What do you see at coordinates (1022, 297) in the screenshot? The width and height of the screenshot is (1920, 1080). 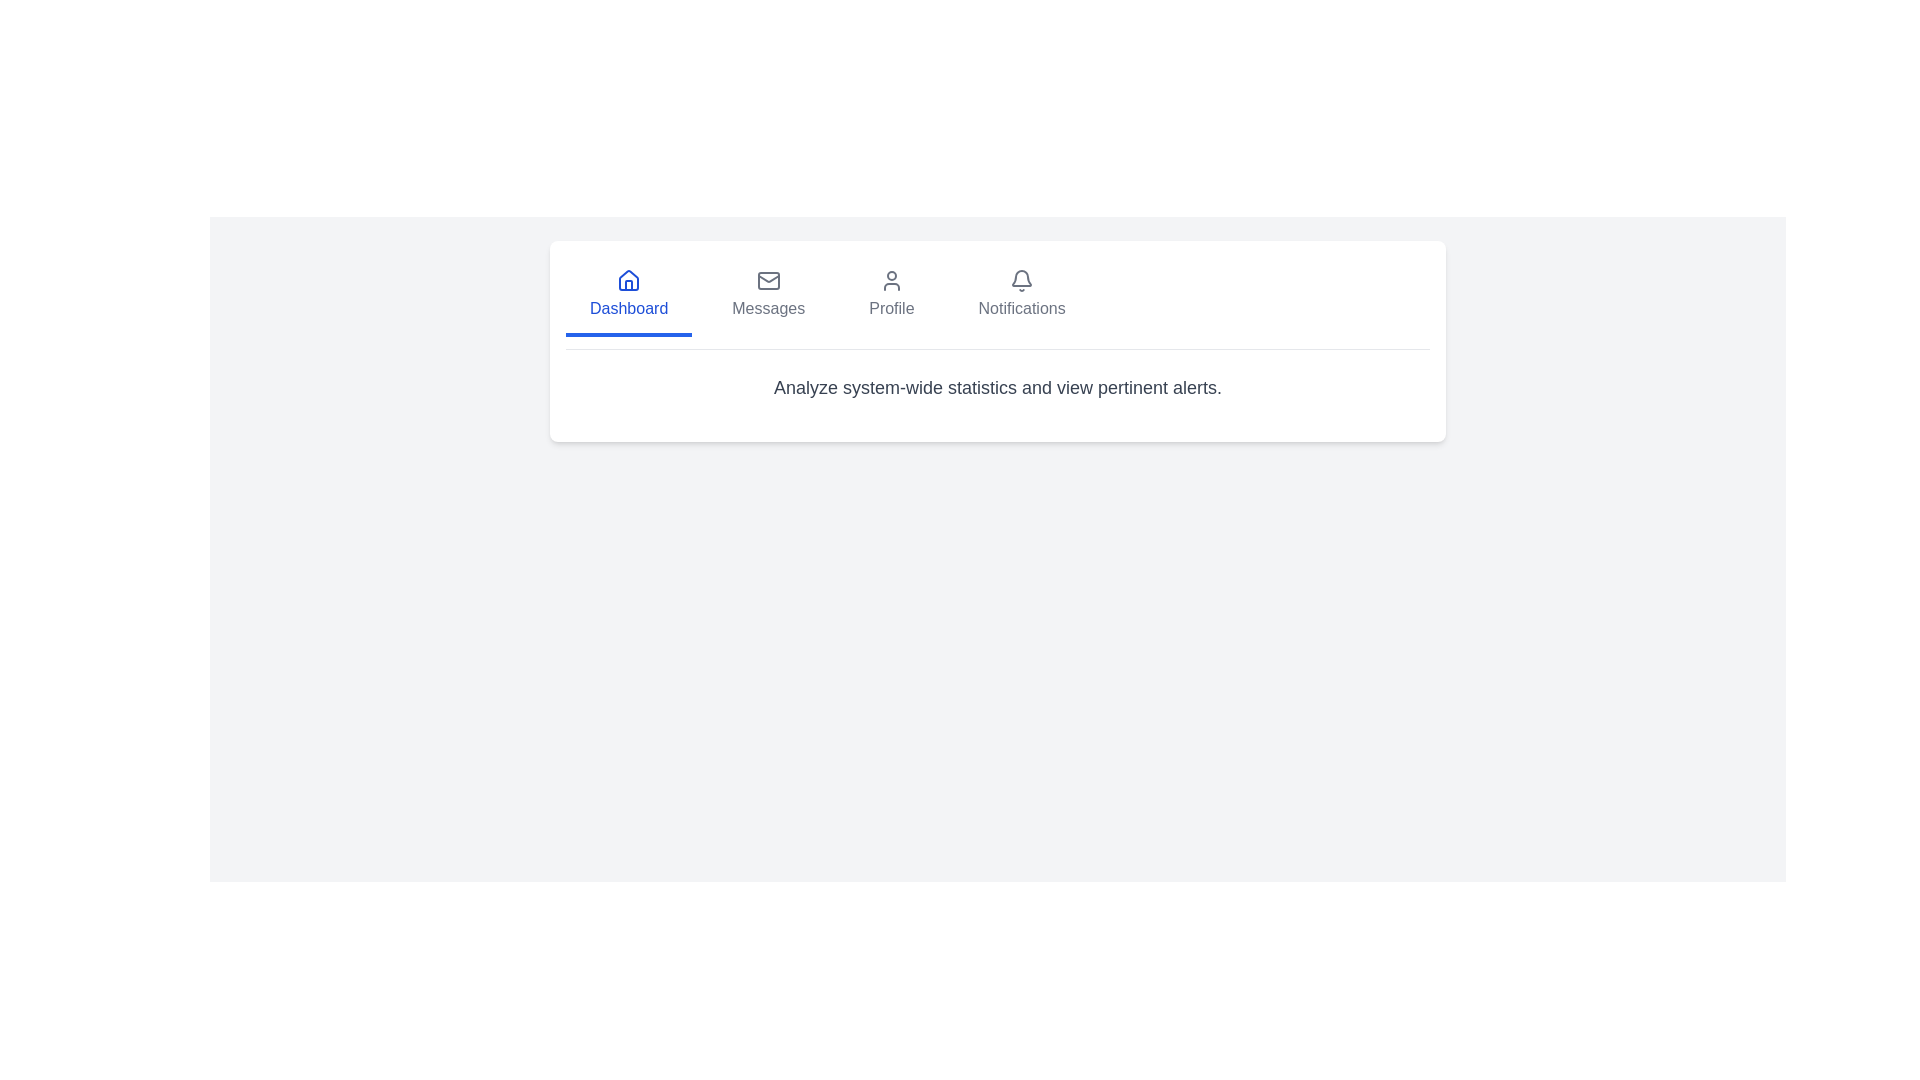 I see `the Notifications tab by clicking on its respective label` at bounding box center [1022, 297].